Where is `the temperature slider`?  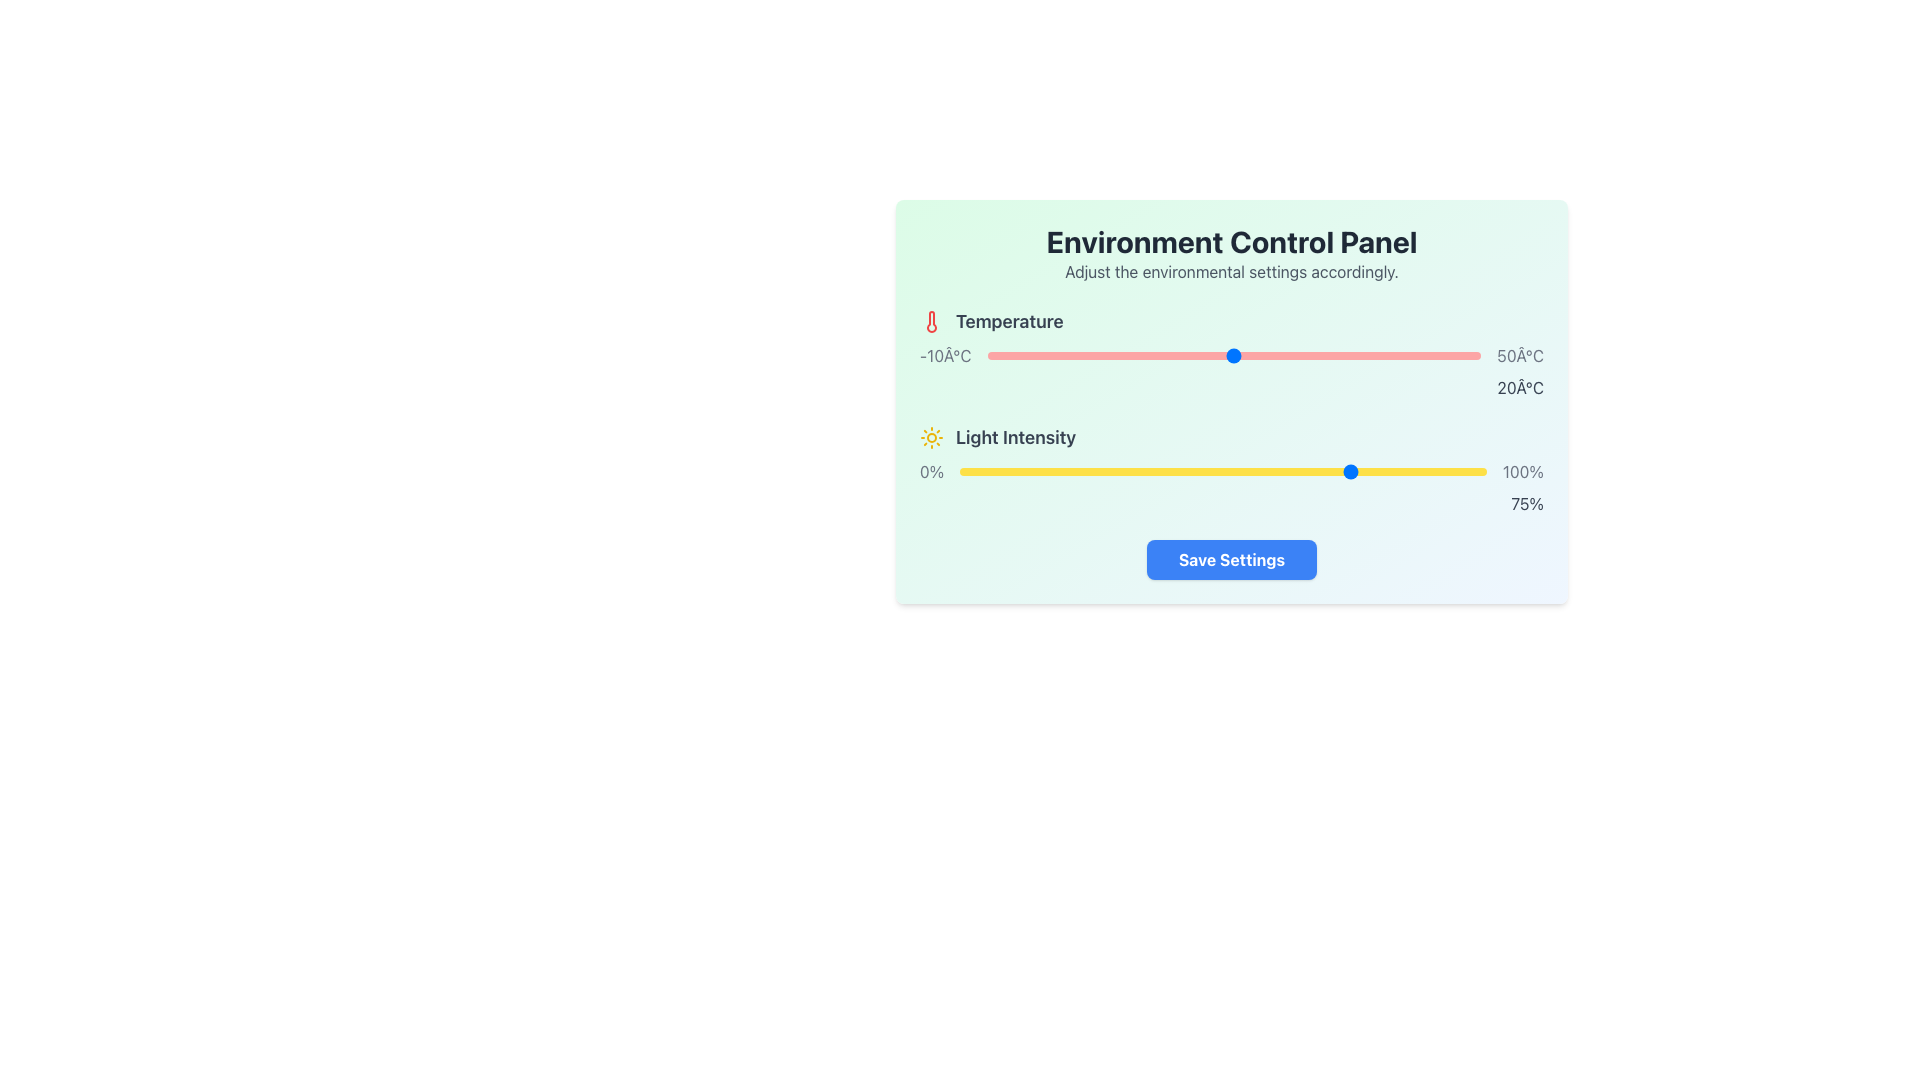 the temperature slider is located at coordinates (1473, 354).